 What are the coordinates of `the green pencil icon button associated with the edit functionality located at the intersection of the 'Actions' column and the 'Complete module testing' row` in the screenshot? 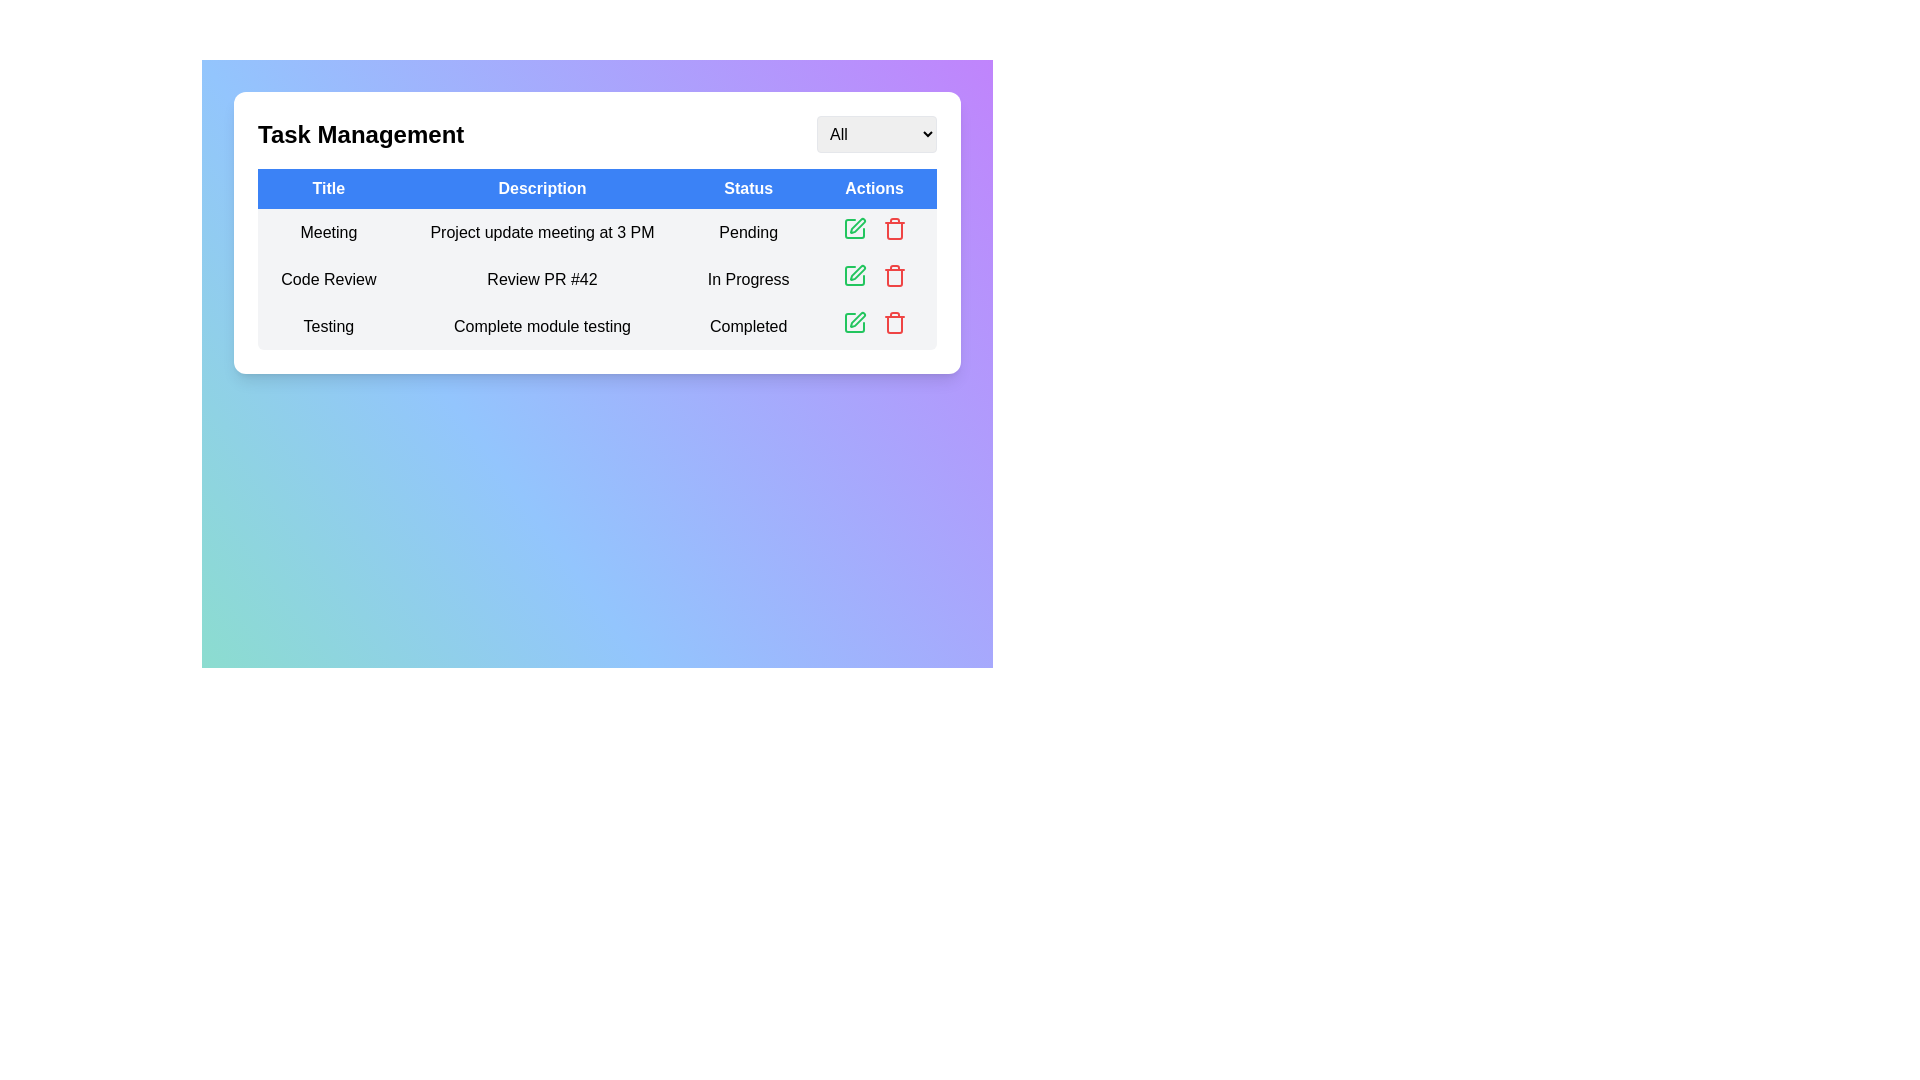 It's located at (854, 322).